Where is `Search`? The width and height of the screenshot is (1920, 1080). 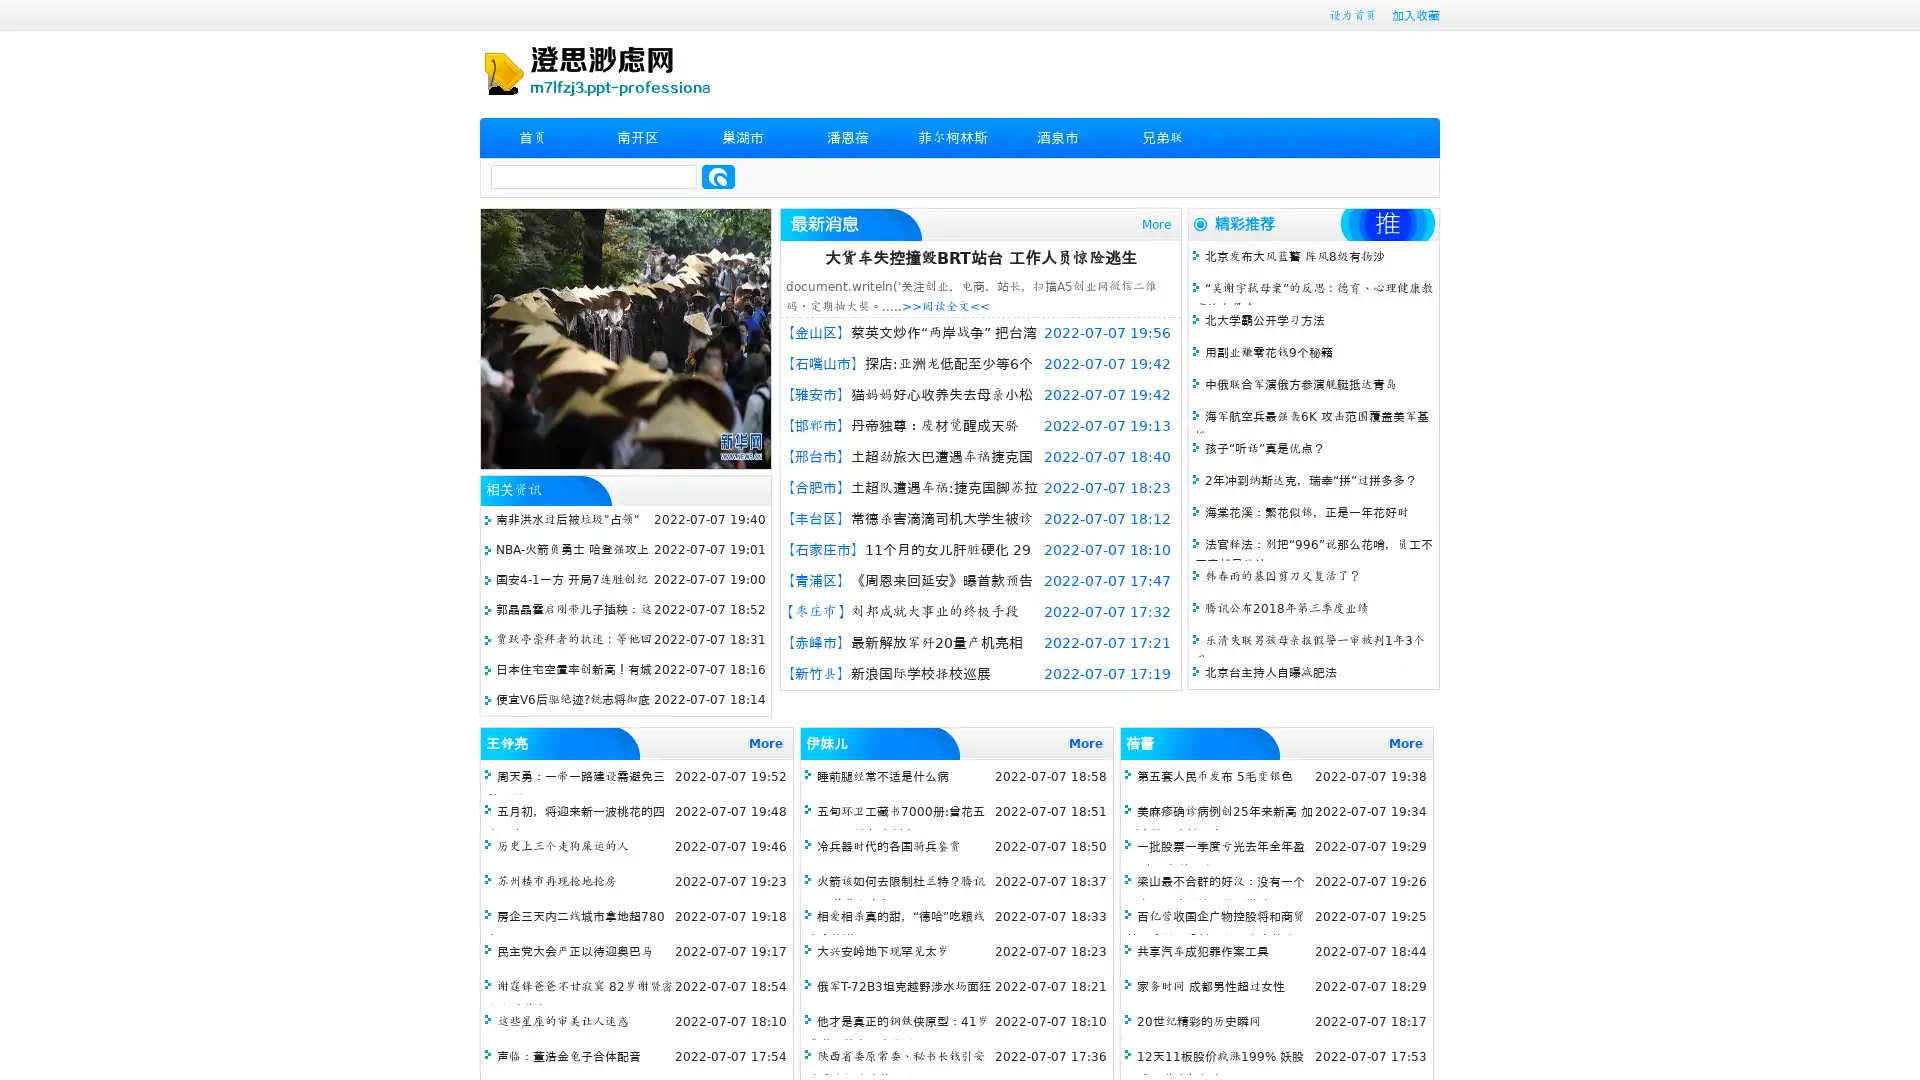
Search is located at coordinates (718, 176).